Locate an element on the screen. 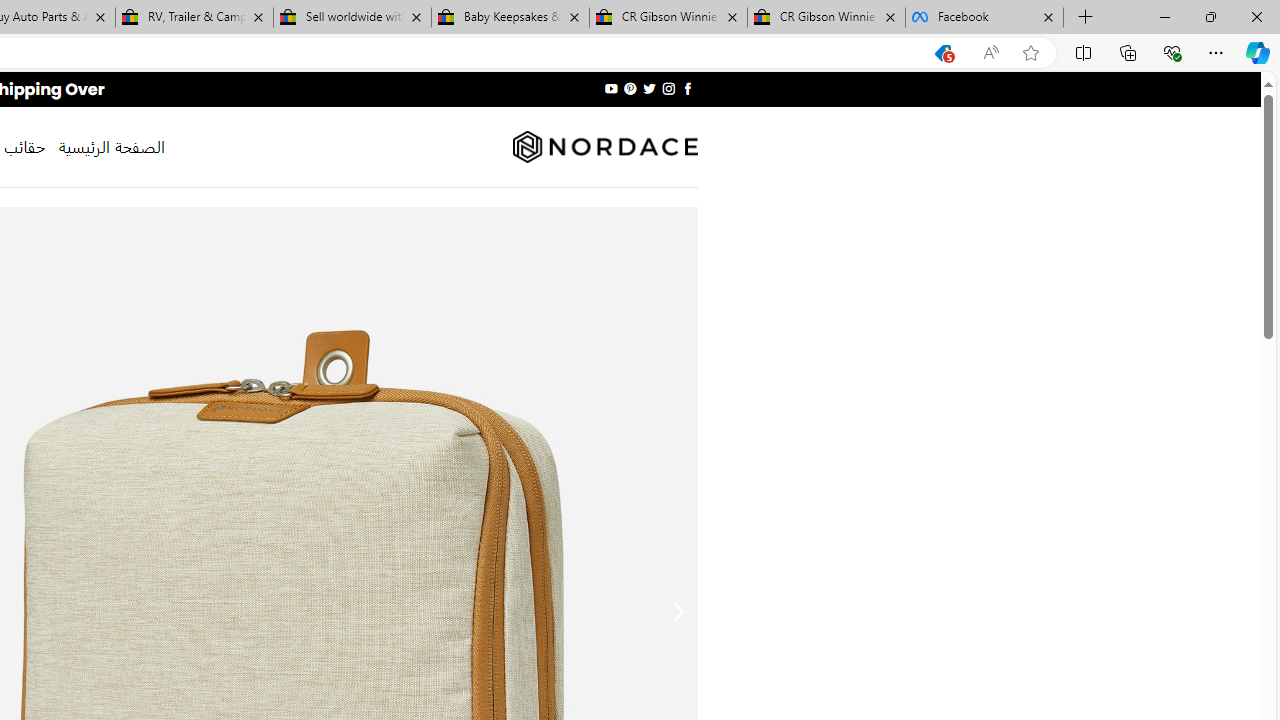 This screenshot has width=1280, height=720. 'Follow on Instagram' is located at coordinates (668, 88).